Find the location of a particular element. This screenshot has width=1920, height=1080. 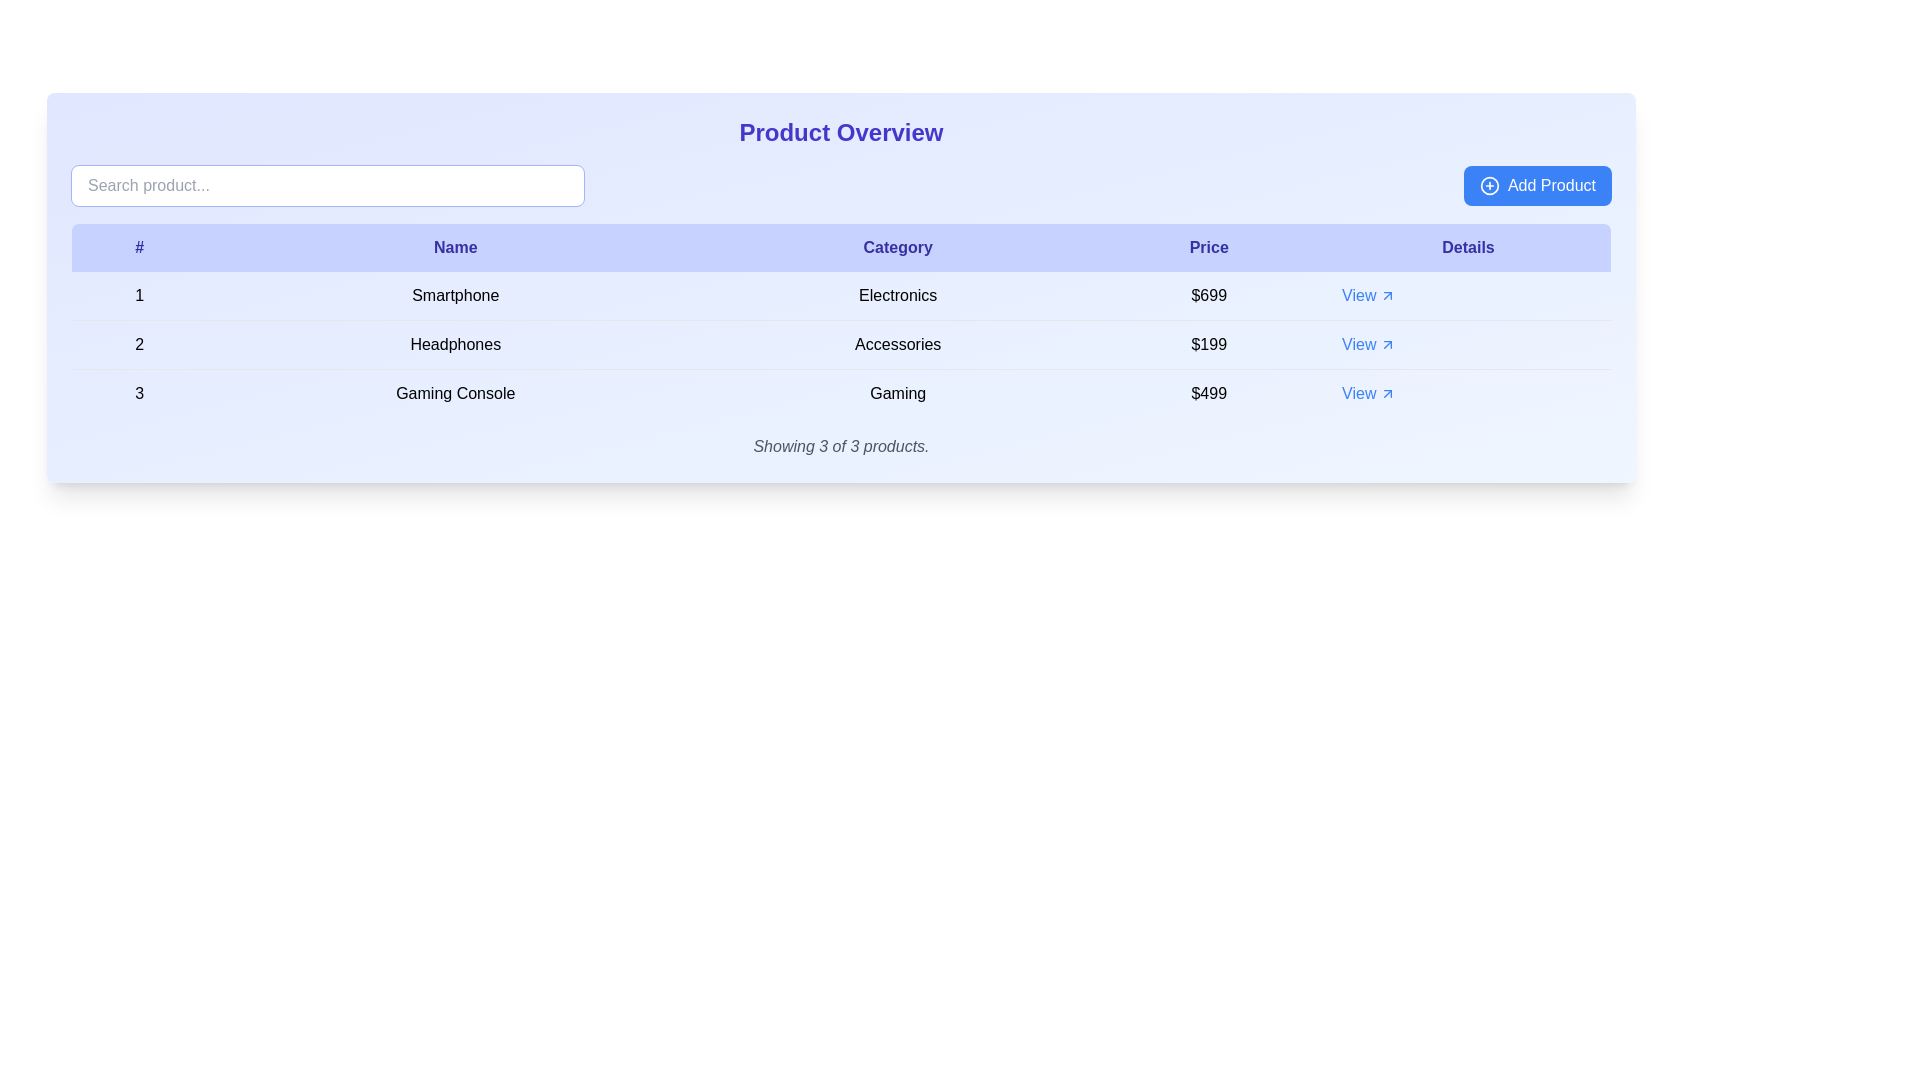

the light blue circular icon with a plus sign inside, located on the left side of the 'Add Product' button in the top-right corner of the interface is located at coordinates (1489, 185).